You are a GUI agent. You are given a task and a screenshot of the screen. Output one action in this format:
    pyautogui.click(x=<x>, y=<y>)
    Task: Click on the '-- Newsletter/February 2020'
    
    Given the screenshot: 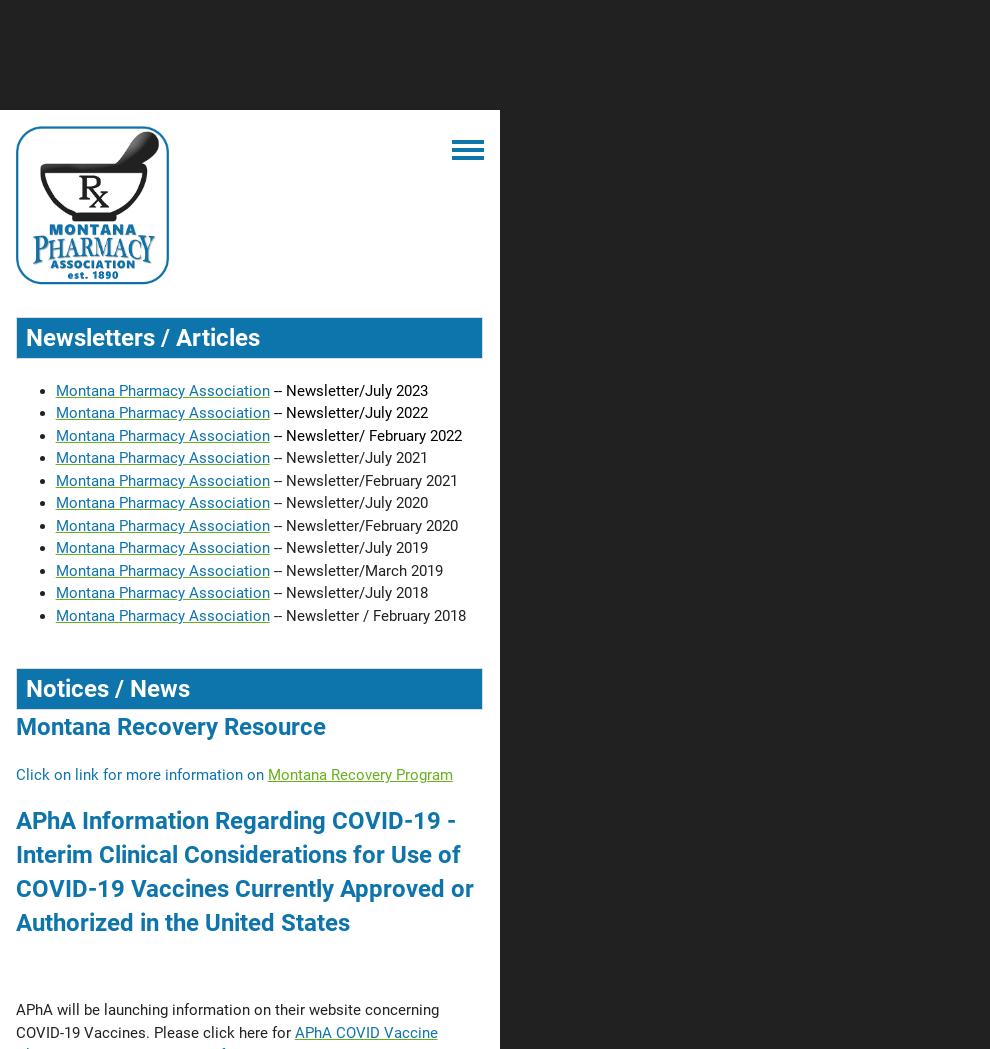 What is the action you would take?
    pyautogui.click(x=363, y=524)
    